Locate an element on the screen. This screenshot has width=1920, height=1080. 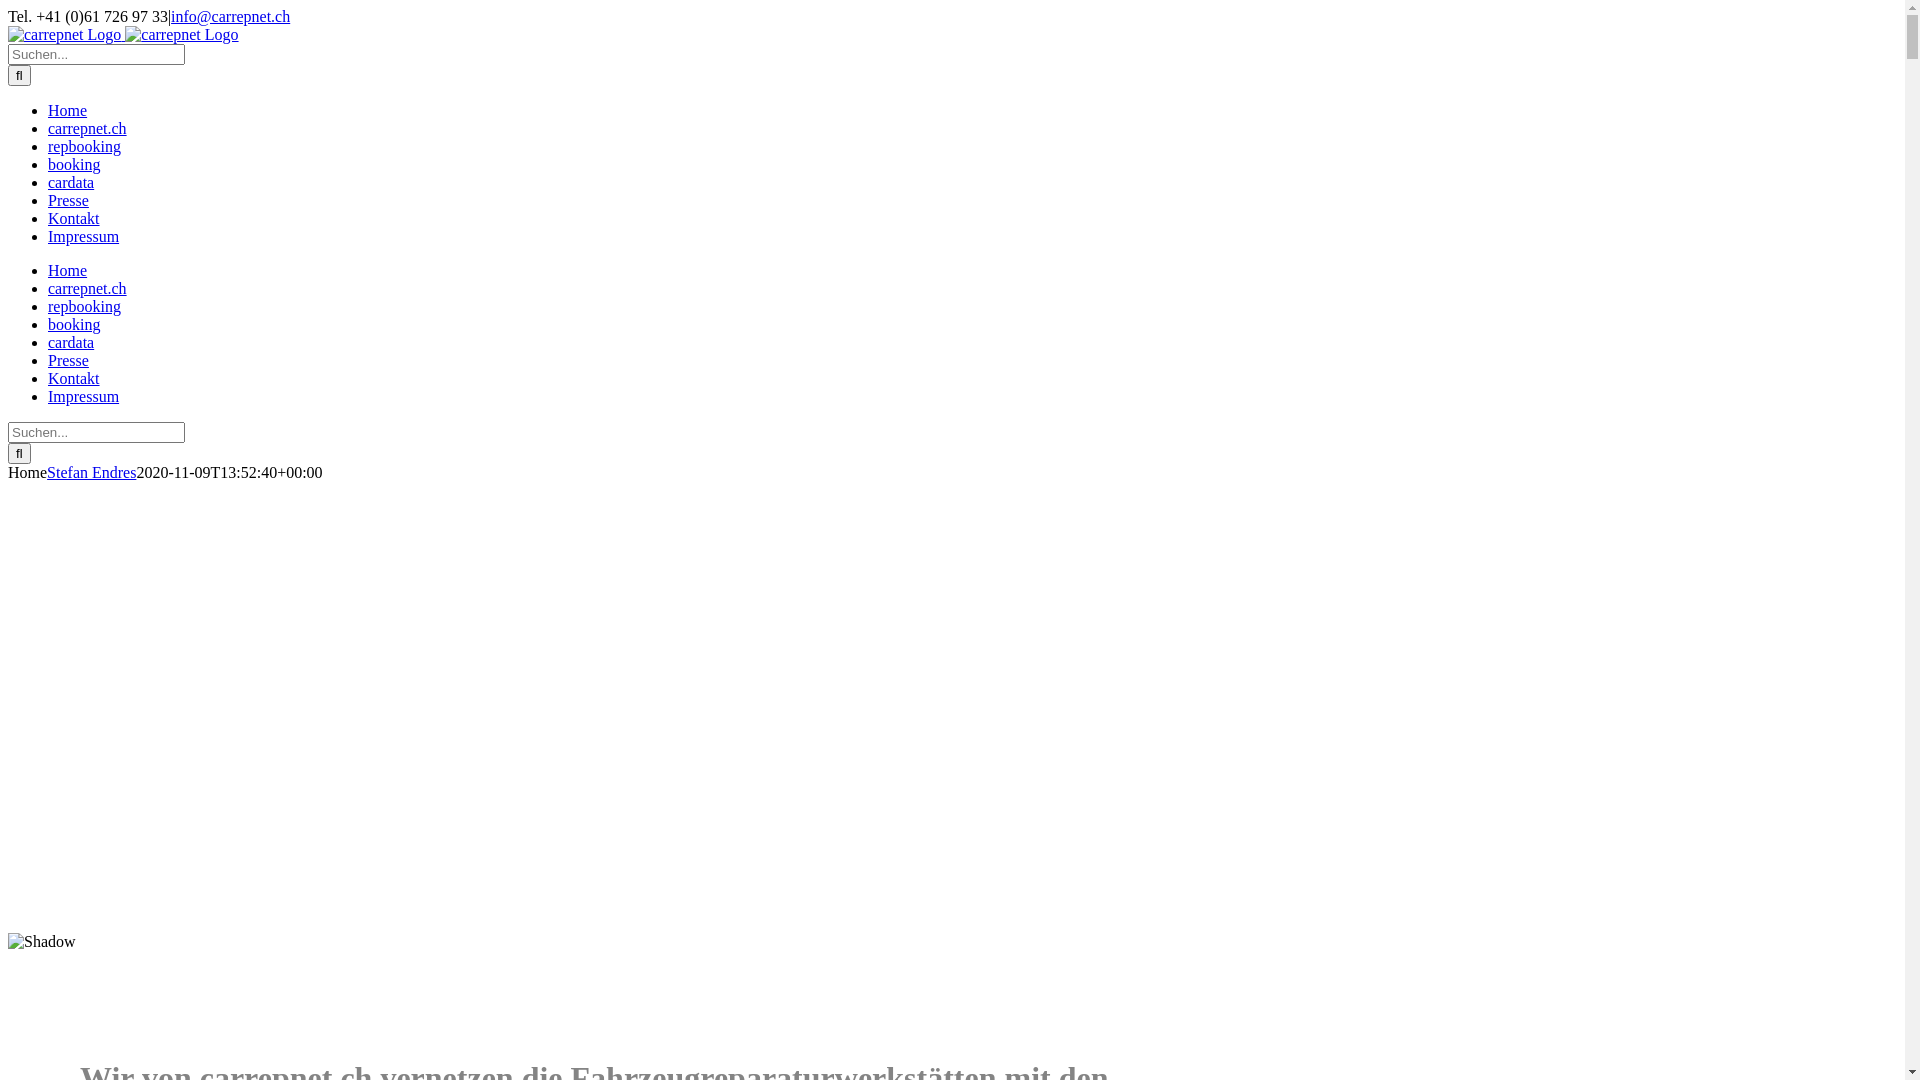
'repbooking' is located at coordinates (83, 145).